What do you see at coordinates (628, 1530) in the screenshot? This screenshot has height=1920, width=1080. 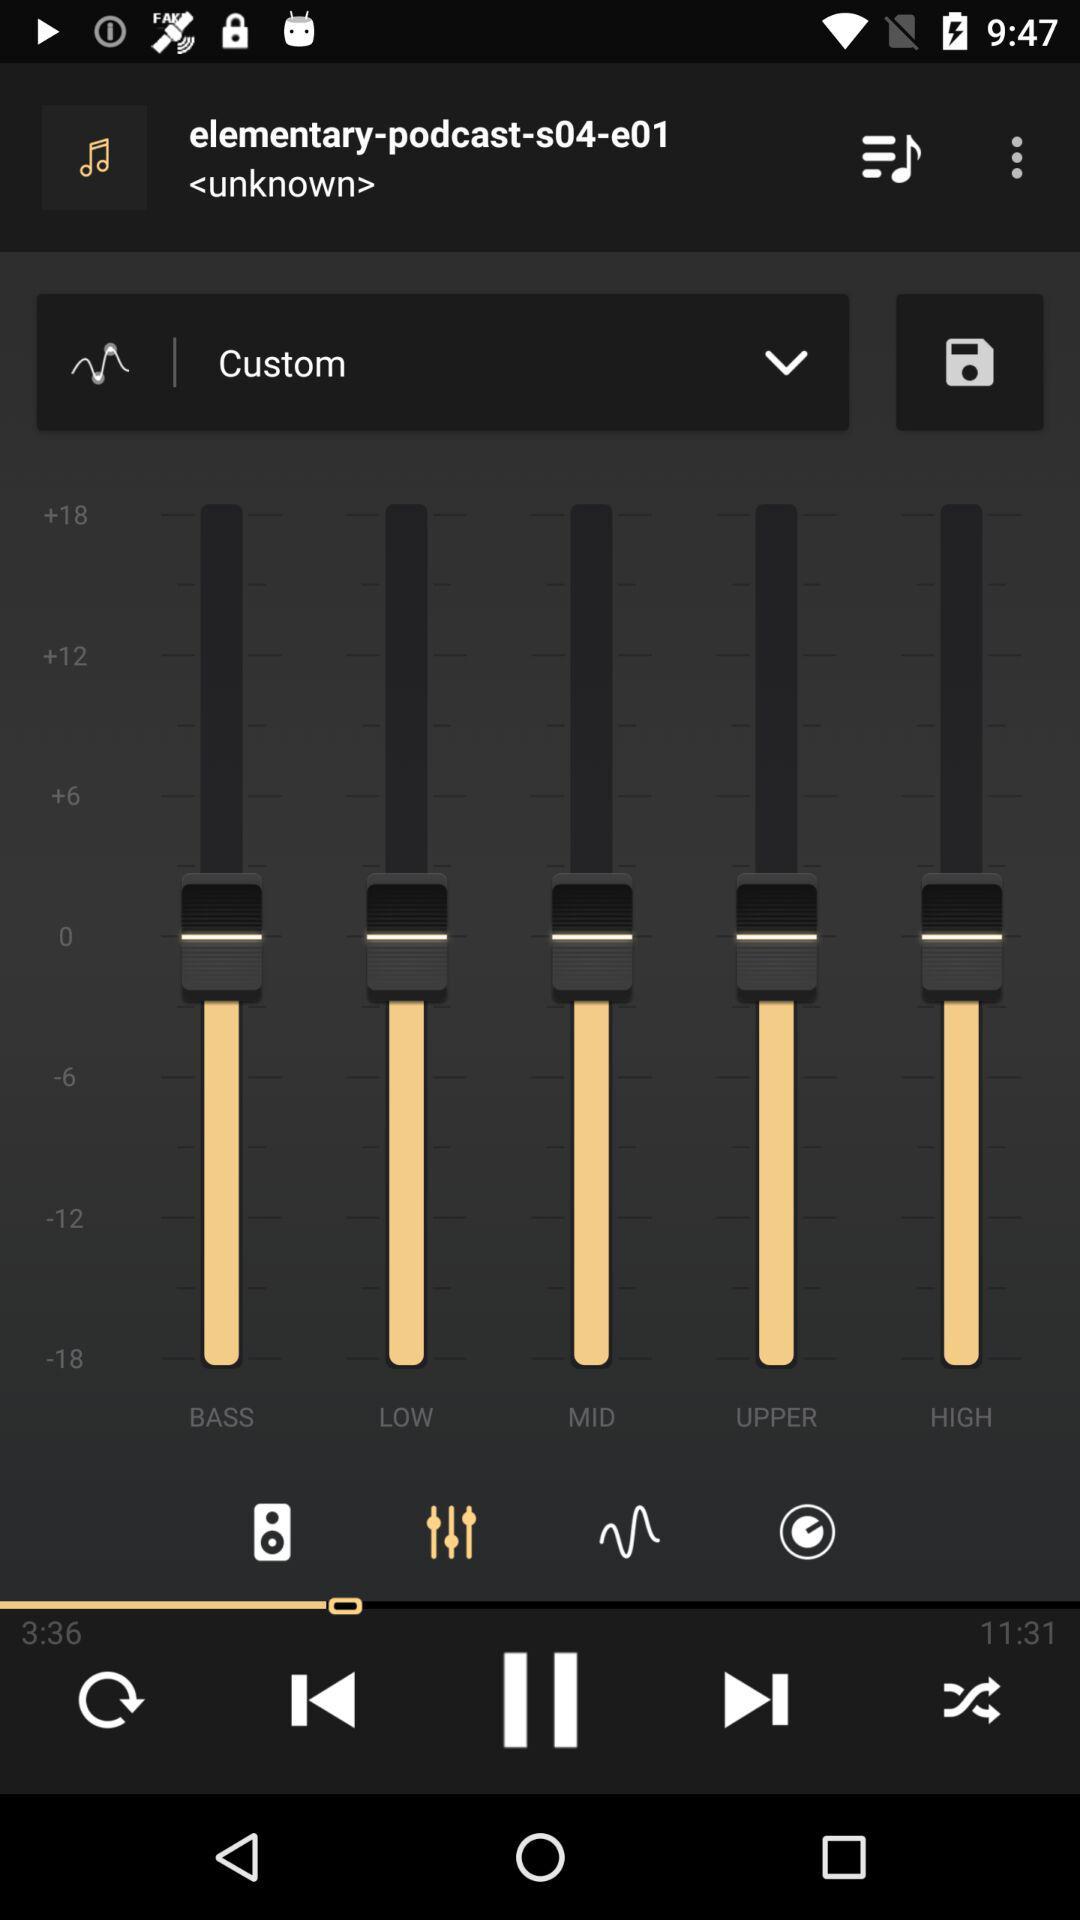 I see `the font icon` at bounding box center [628, 1530].